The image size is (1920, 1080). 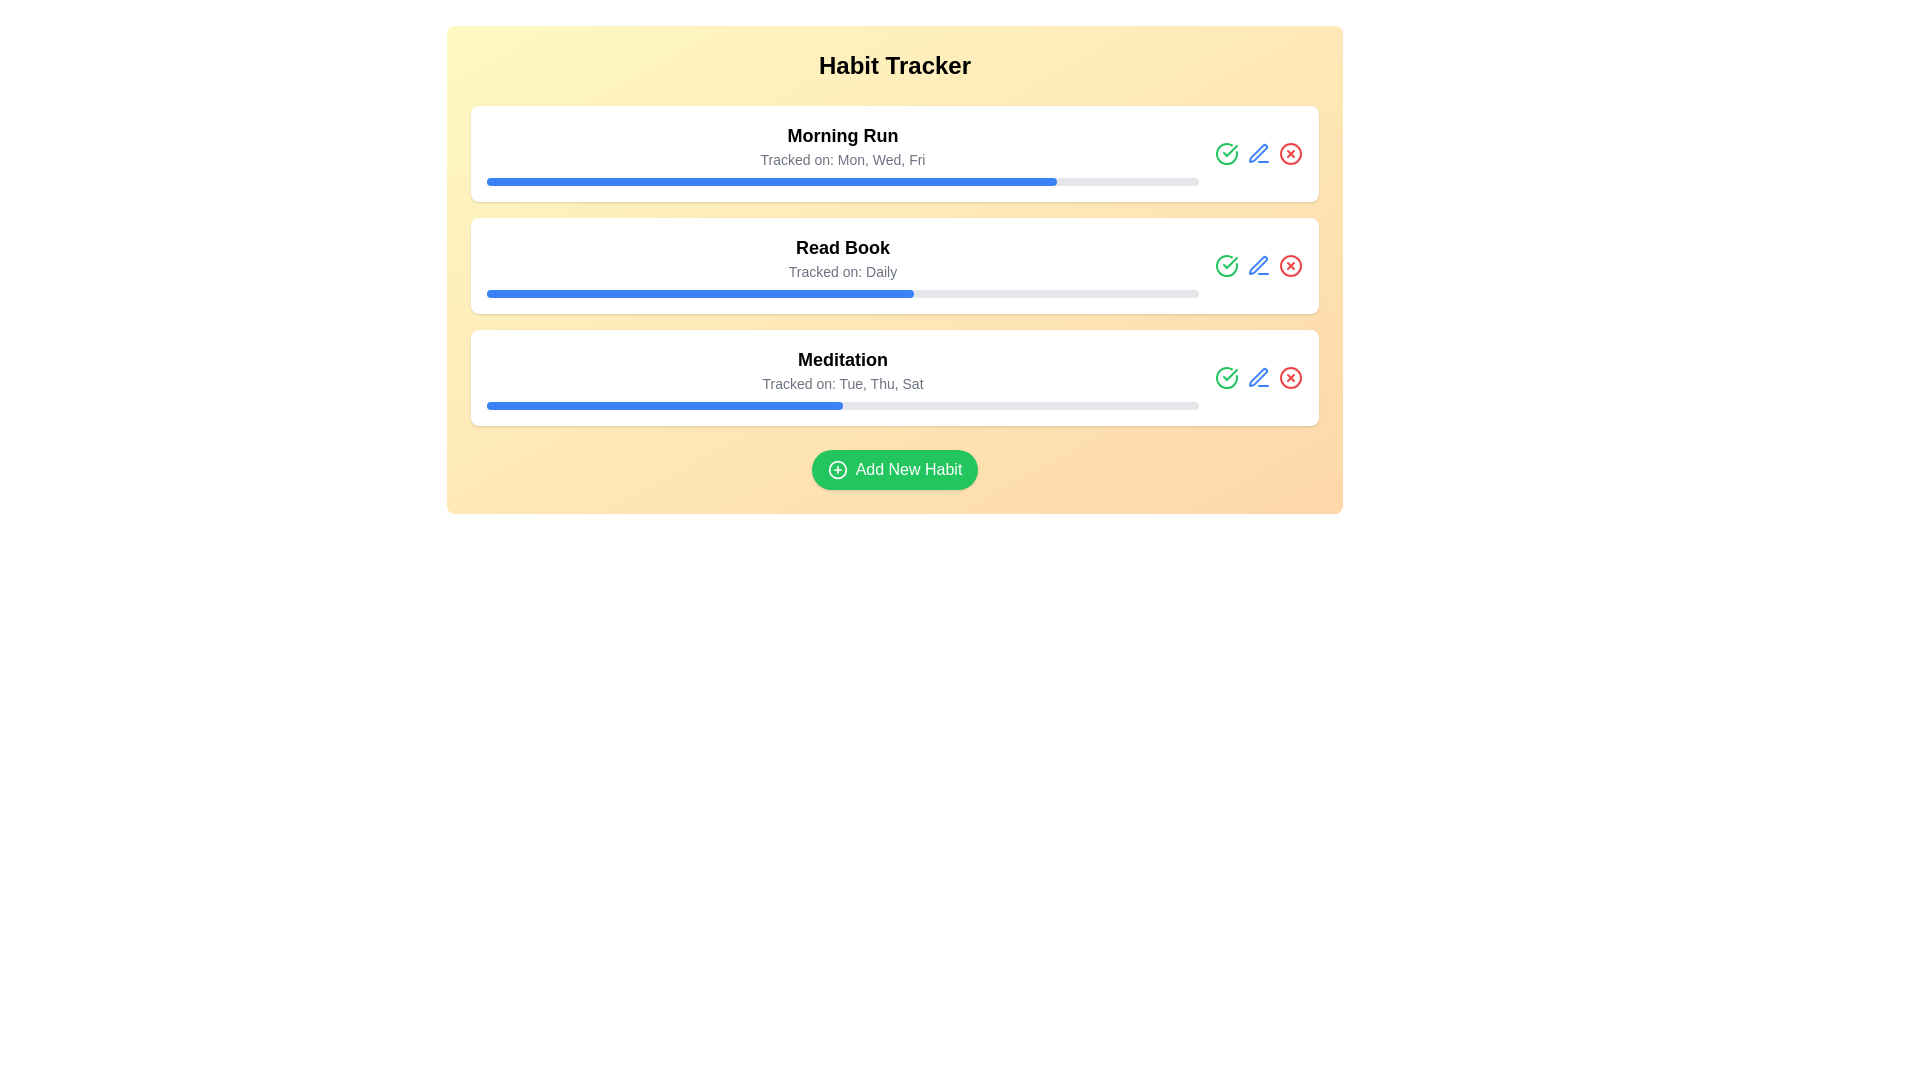 I want to click on the progress bar of the Habit tracker card titled 'Meditation', which displays the activity name in bold and a note about tracking days, with the progress visually represented by a blue section, so click(x=843, y=378).